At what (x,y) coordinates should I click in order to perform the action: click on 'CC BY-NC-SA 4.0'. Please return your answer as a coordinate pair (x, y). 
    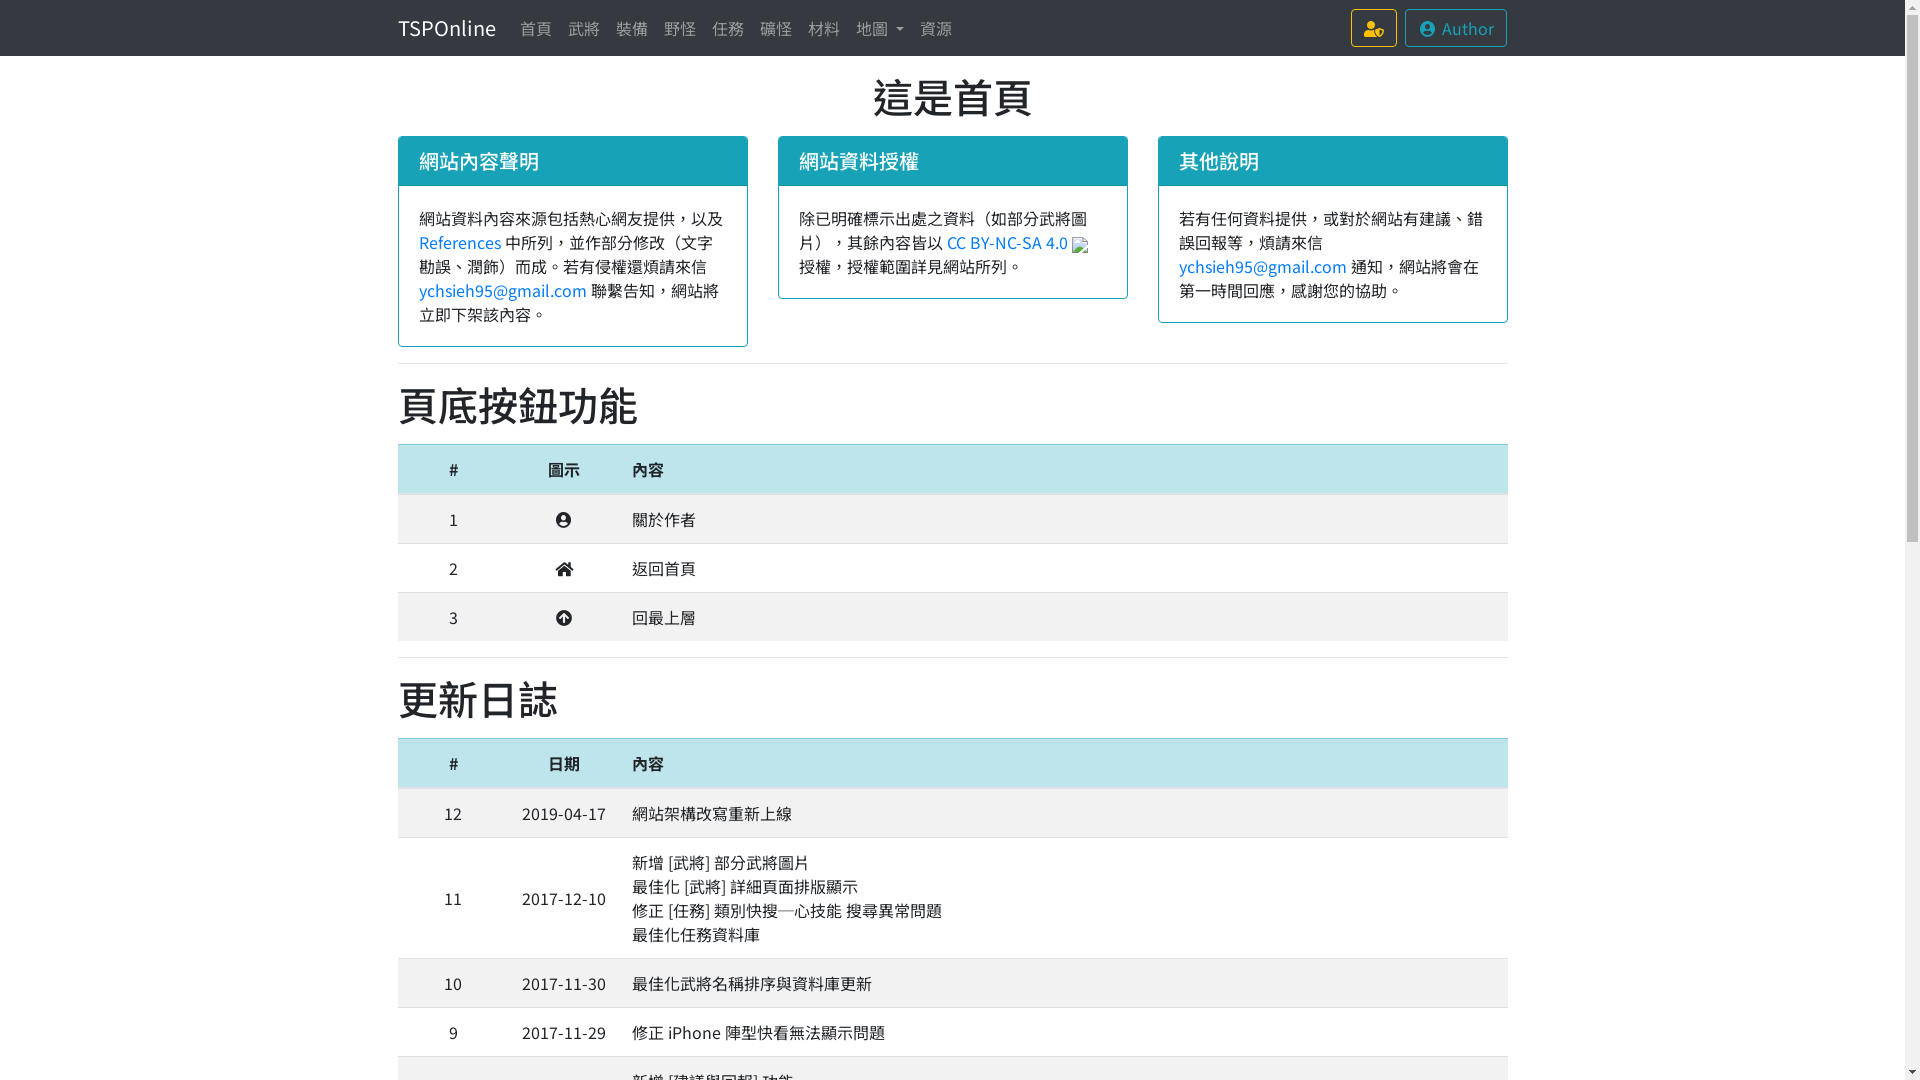
    Looking at the image, I should click on (944, 241).